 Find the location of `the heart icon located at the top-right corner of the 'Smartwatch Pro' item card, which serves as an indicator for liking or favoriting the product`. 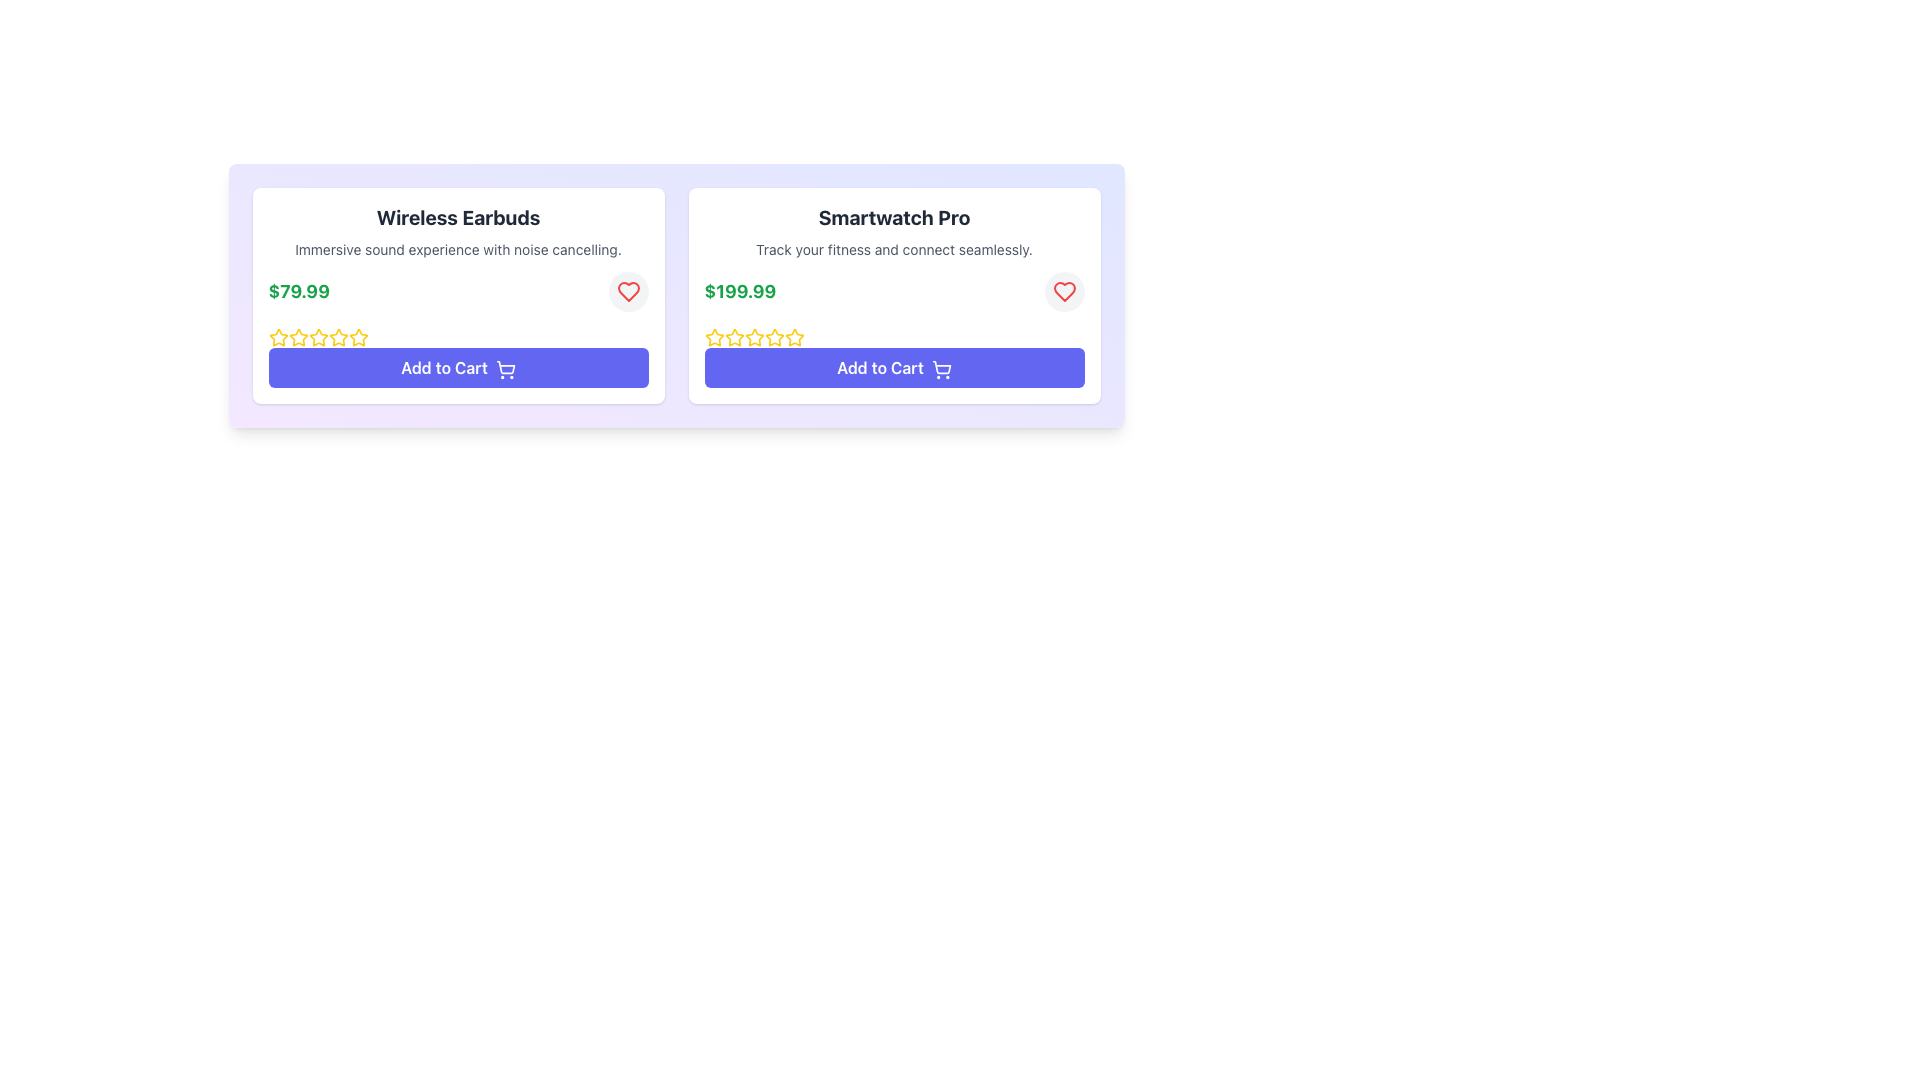

the heart icon located at the top-right corner of the 'Smartwatch Pro' item card, which serves as an indicator for liking or favoriting the product is located at coordinates (627, 292).